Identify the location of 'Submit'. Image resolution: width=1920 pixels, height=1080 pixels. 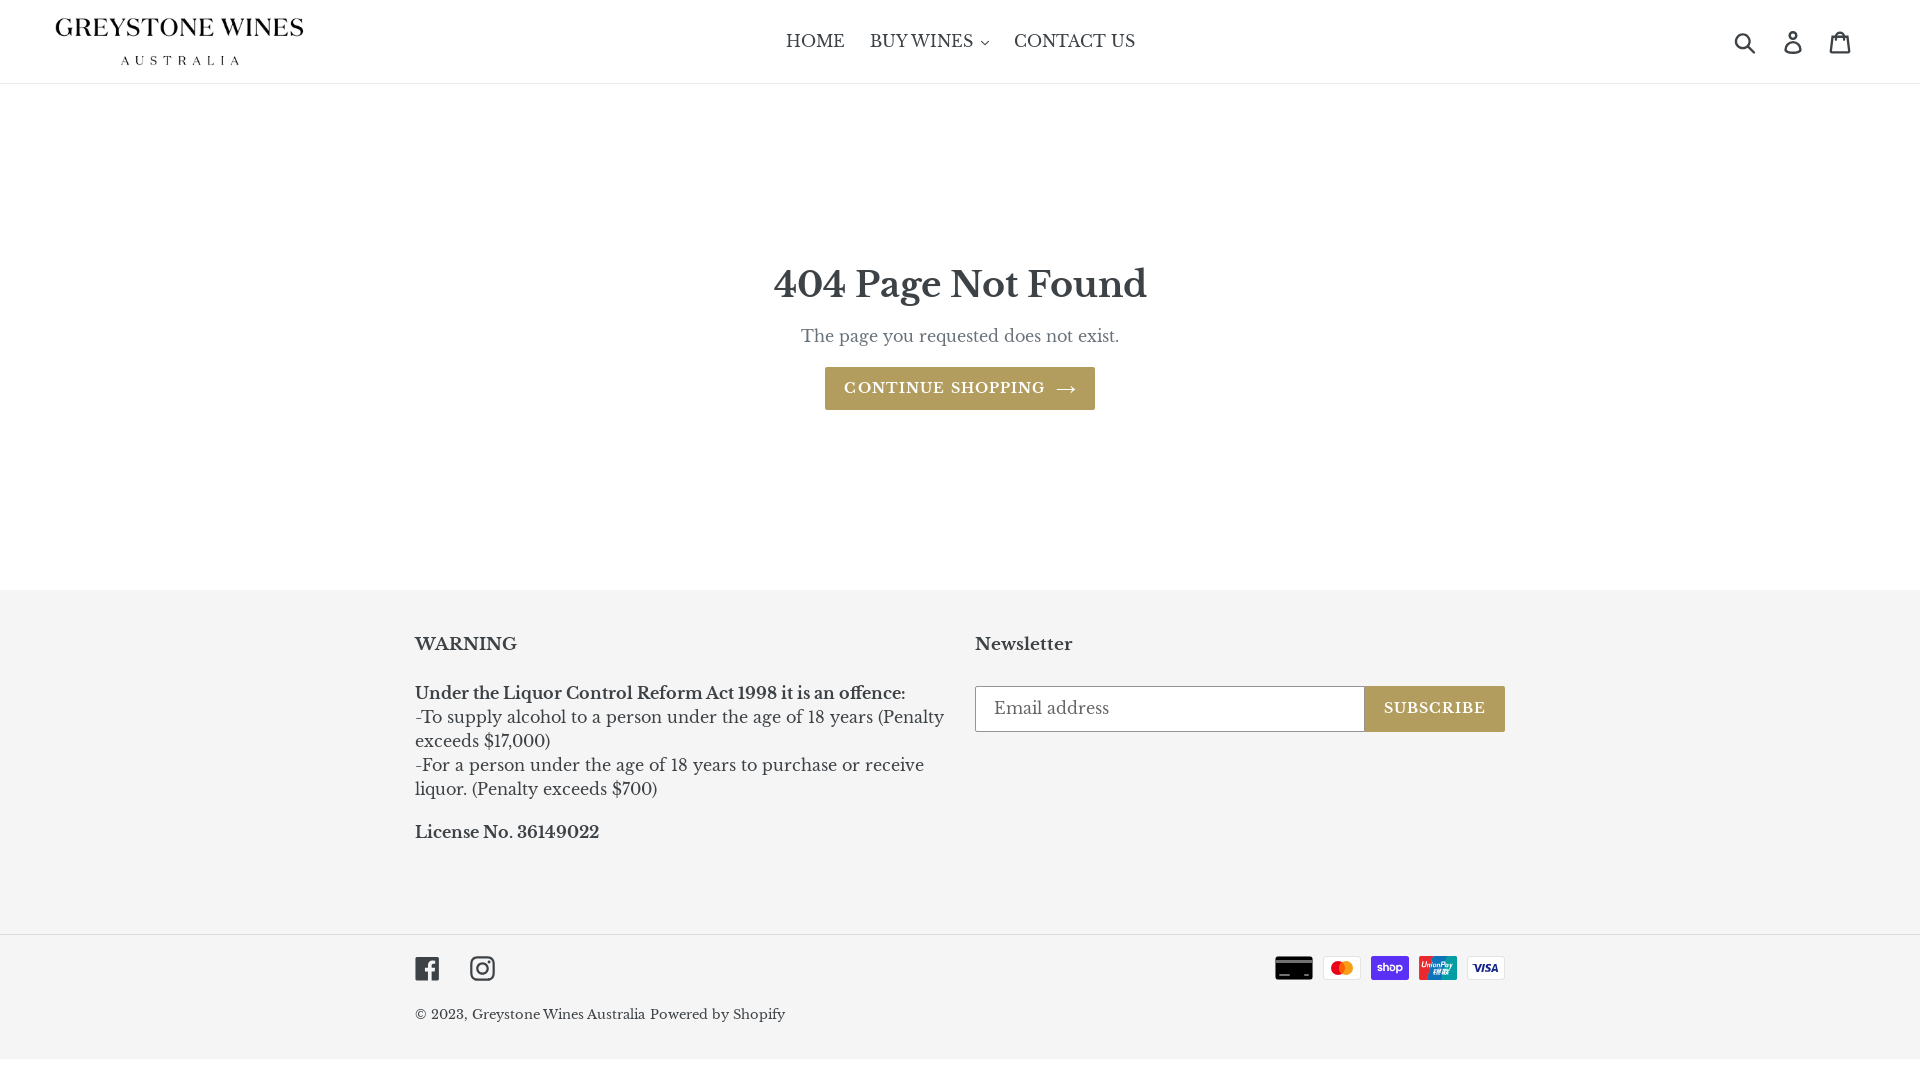
(1745, 41).